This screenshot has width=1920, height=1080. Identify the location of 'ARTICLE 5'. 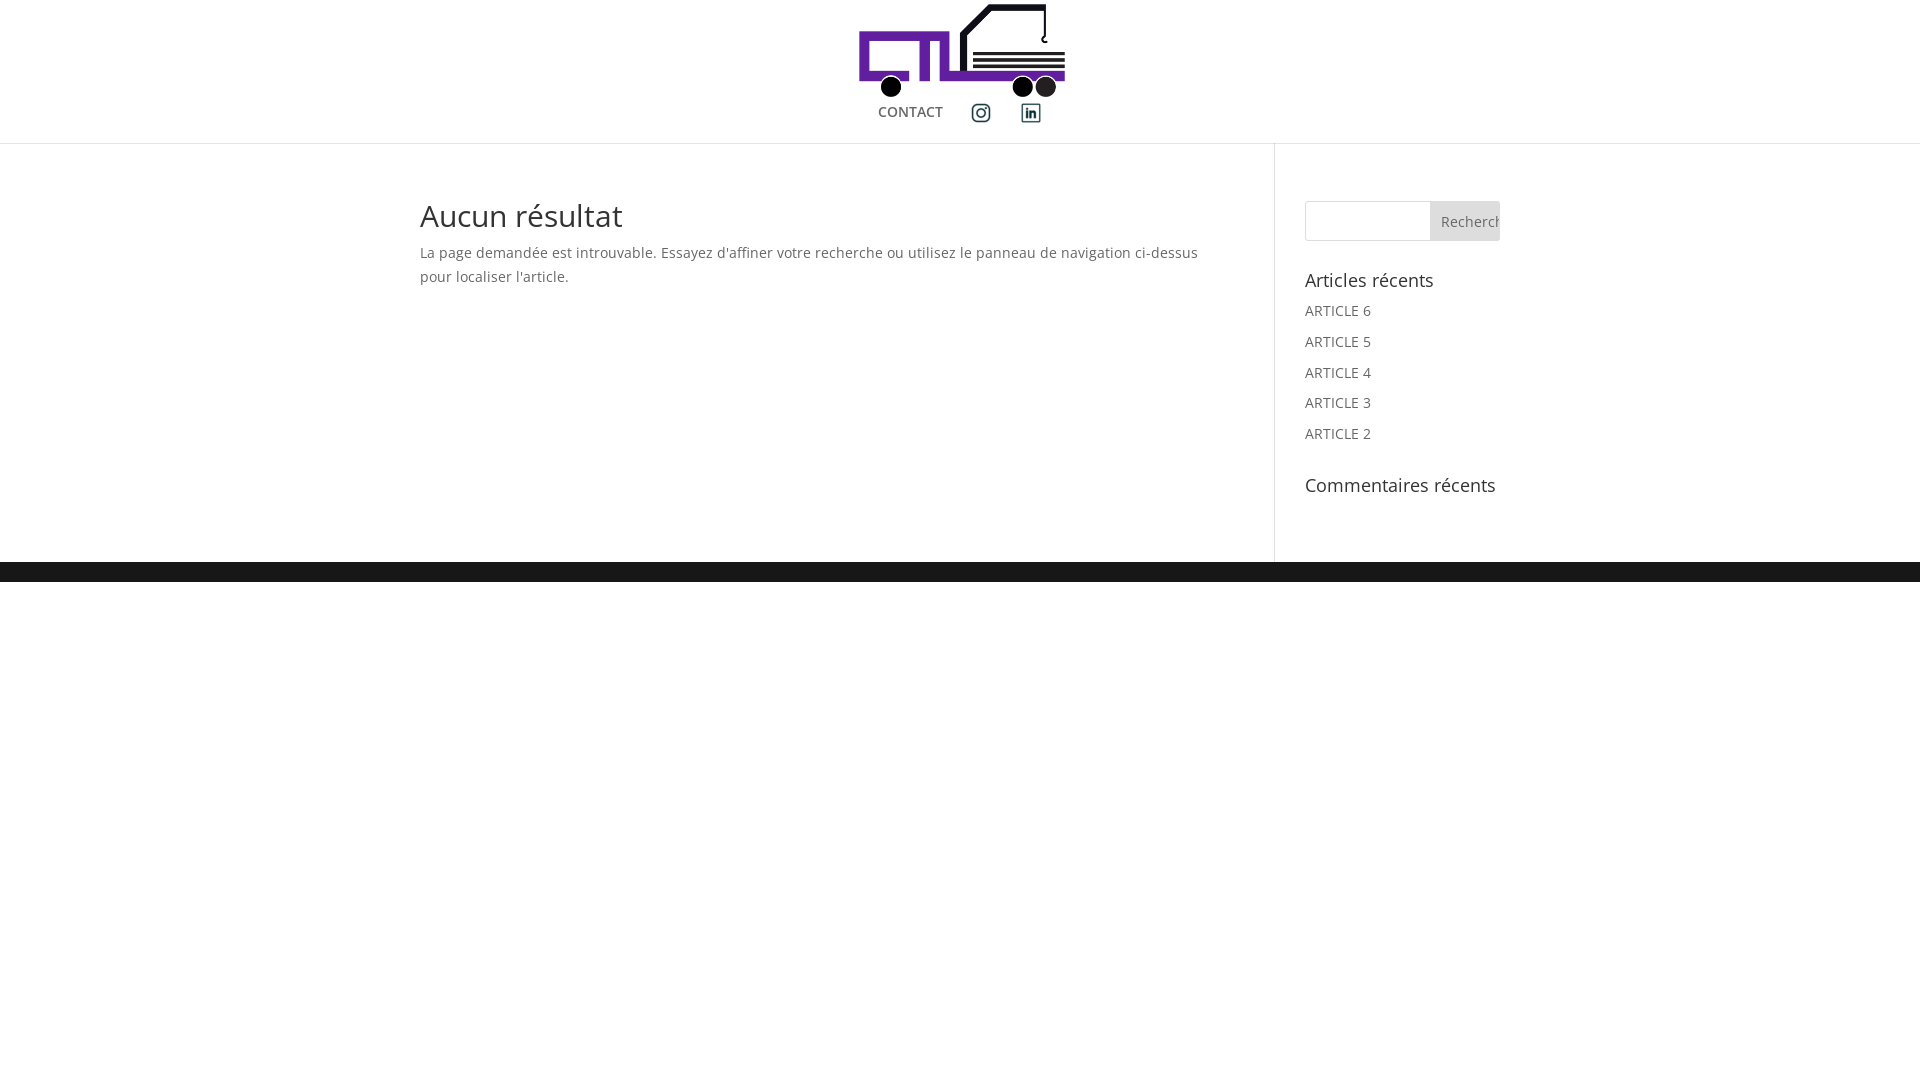
(1338, 340).